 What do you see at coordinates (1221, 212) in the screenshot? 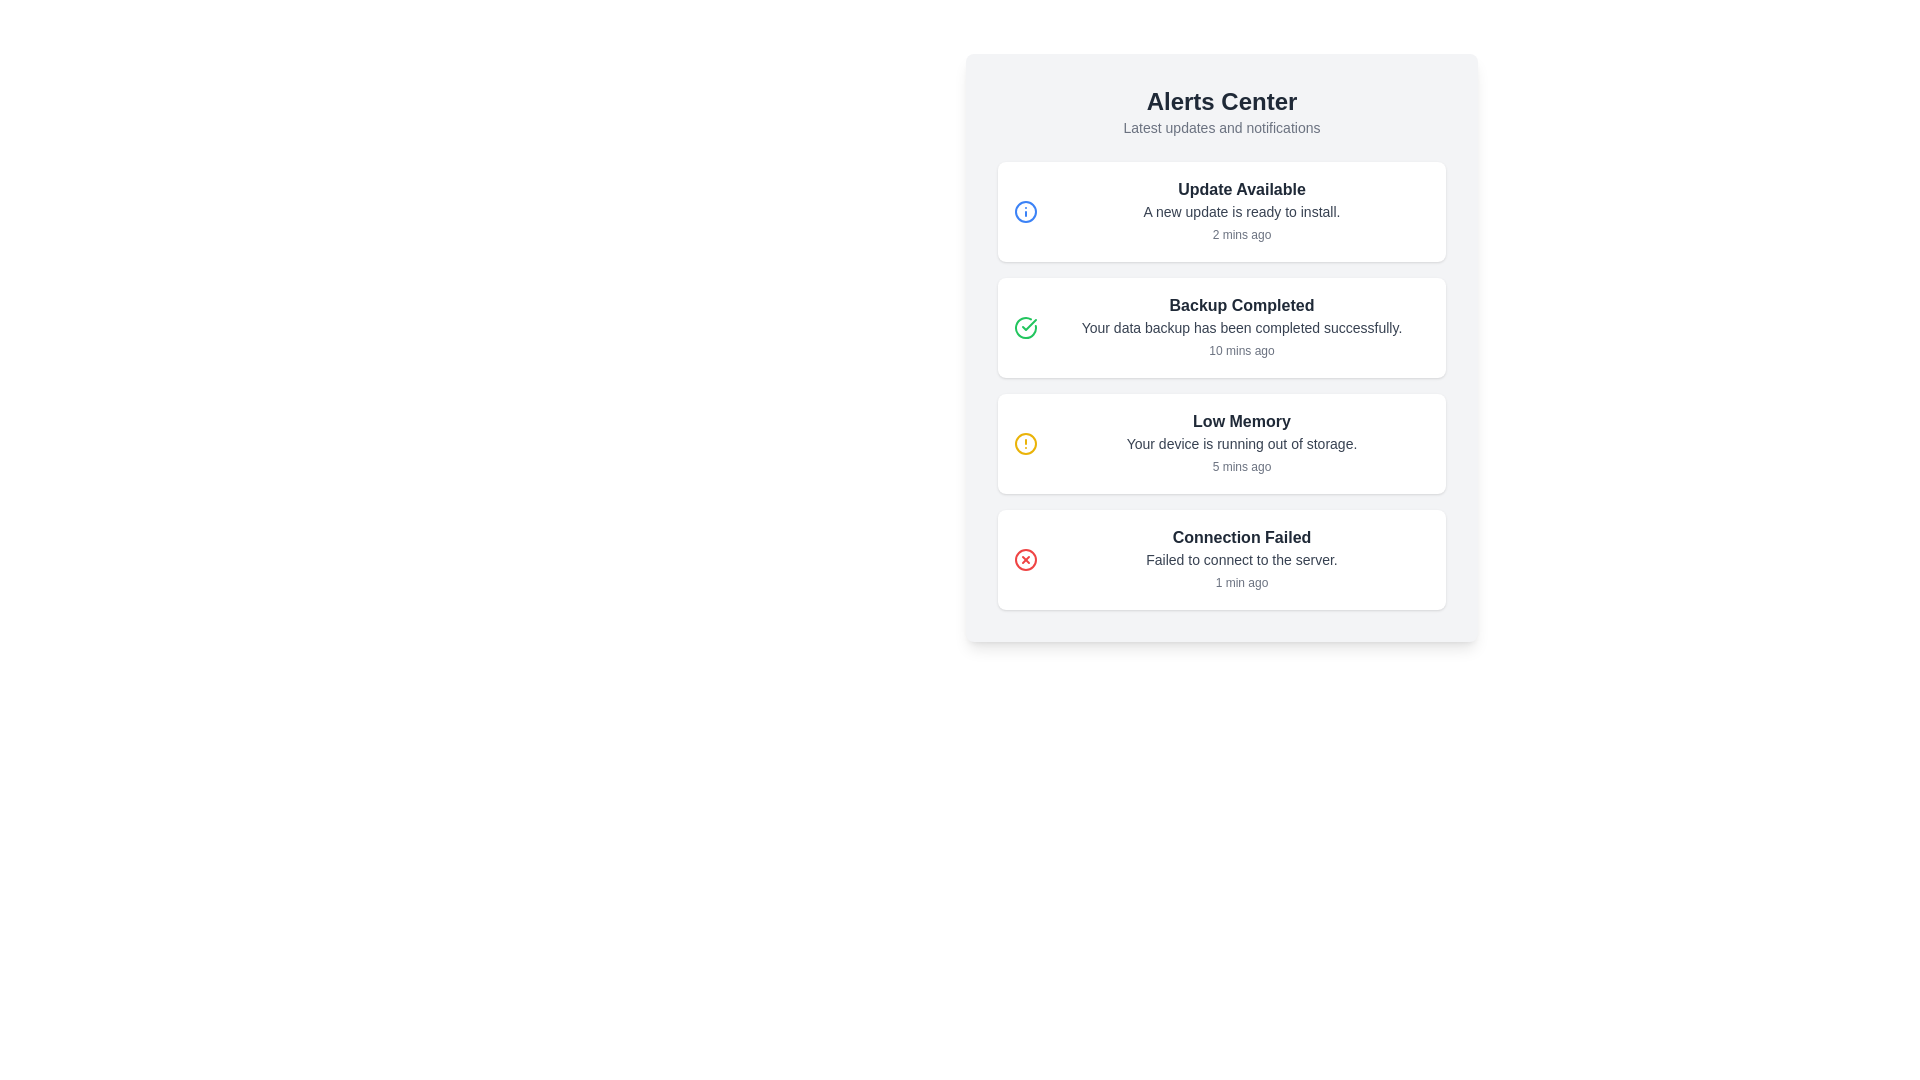
I see `the first Notification Card in the Alerts Center to emphasize it` at bounding box center [1221, 212].